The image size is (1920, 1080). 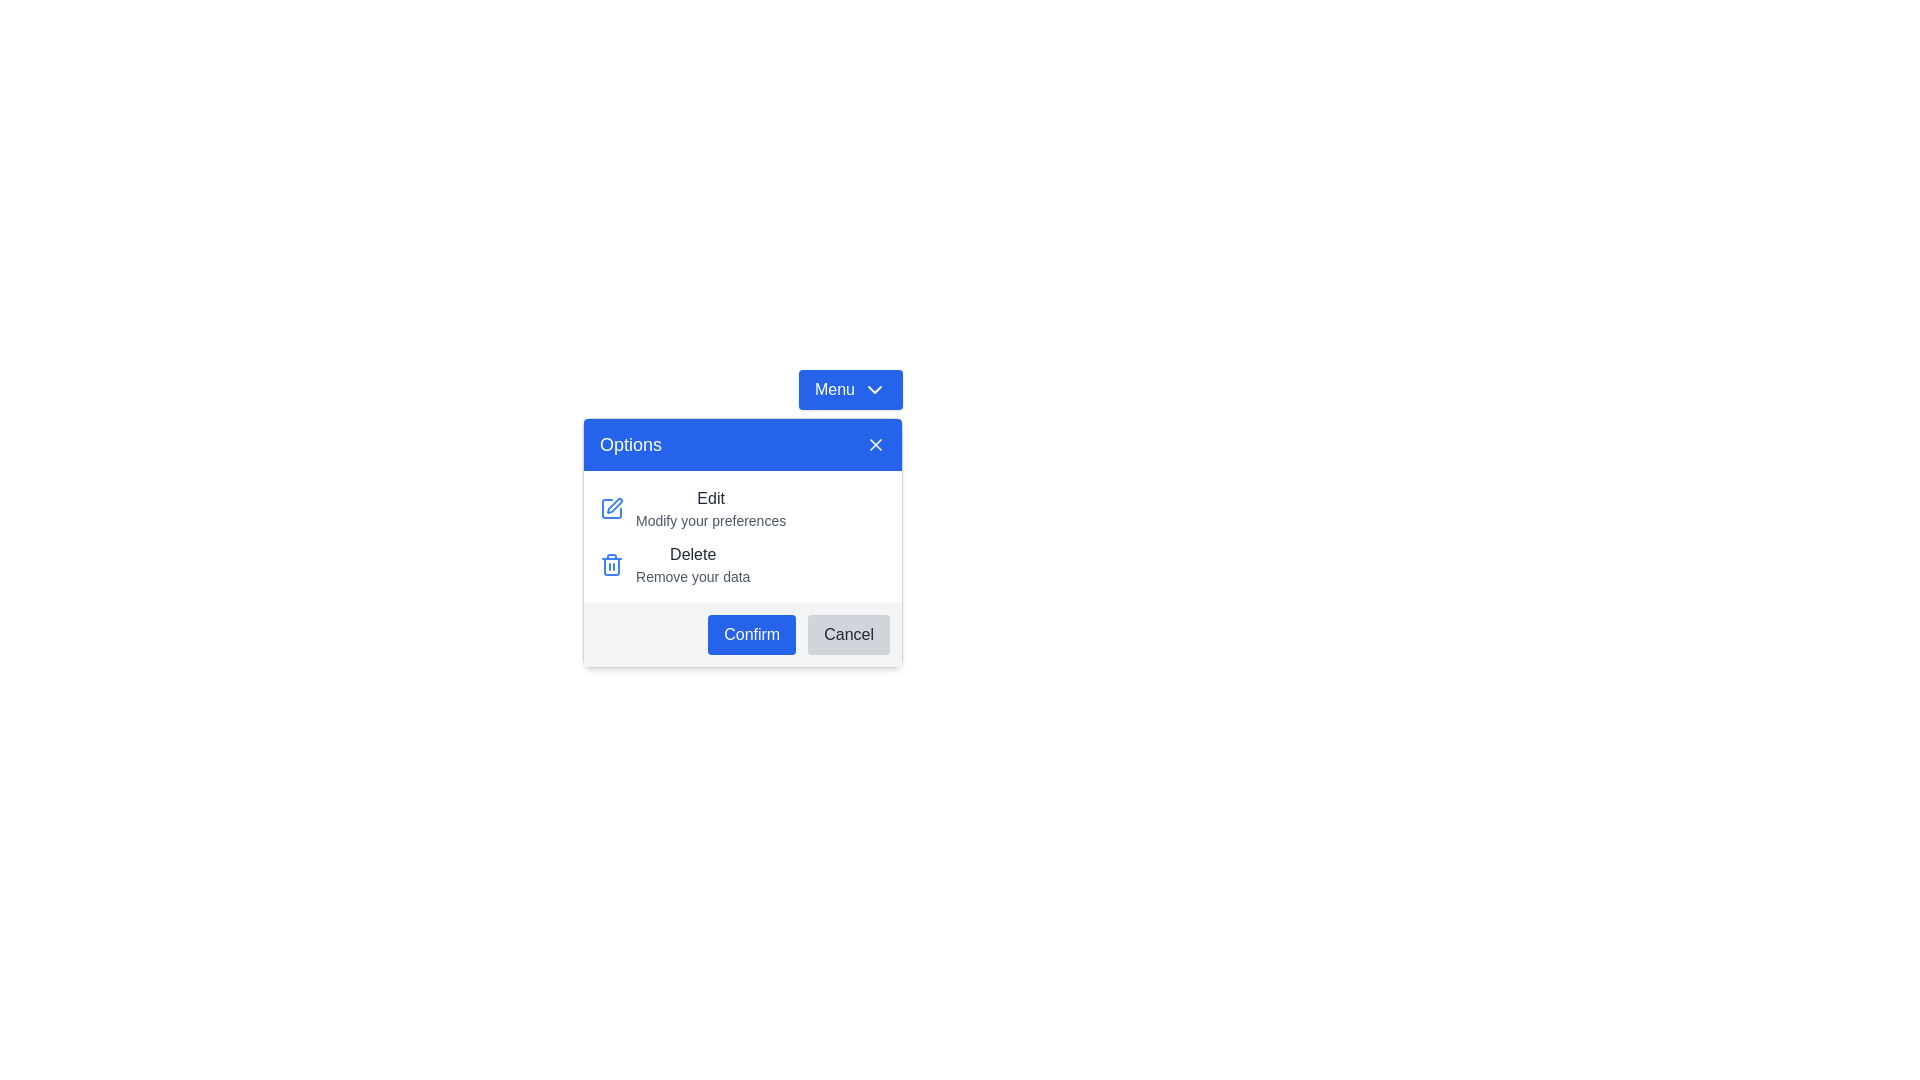 What do you see at coordinates (742, 508) in the screenshot?
I see `the first list item in the modal dialog box titled 'Options' that contains an icon and text for editing preferences or settings` at bounding box center [742, 508].